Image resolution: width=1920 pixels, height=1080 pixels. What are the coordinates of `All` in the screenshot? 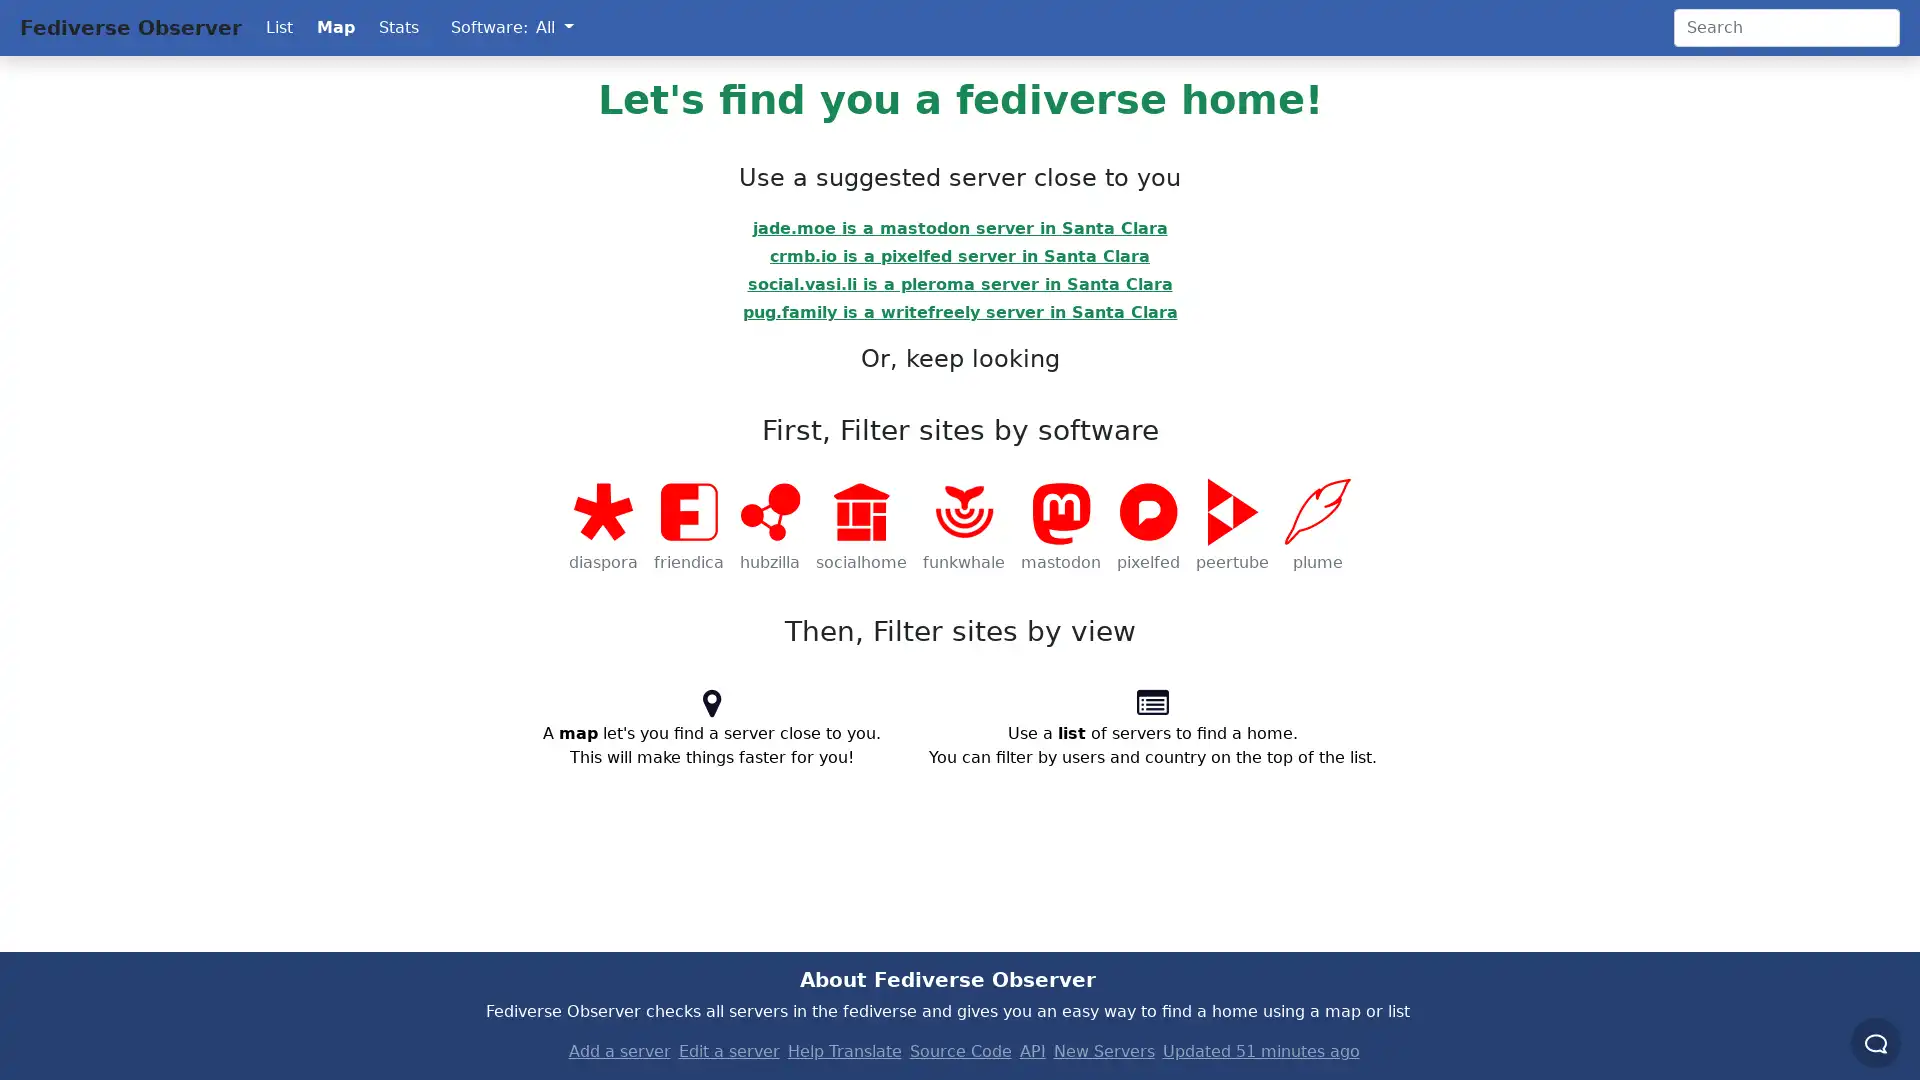 It's located at (554, 27).